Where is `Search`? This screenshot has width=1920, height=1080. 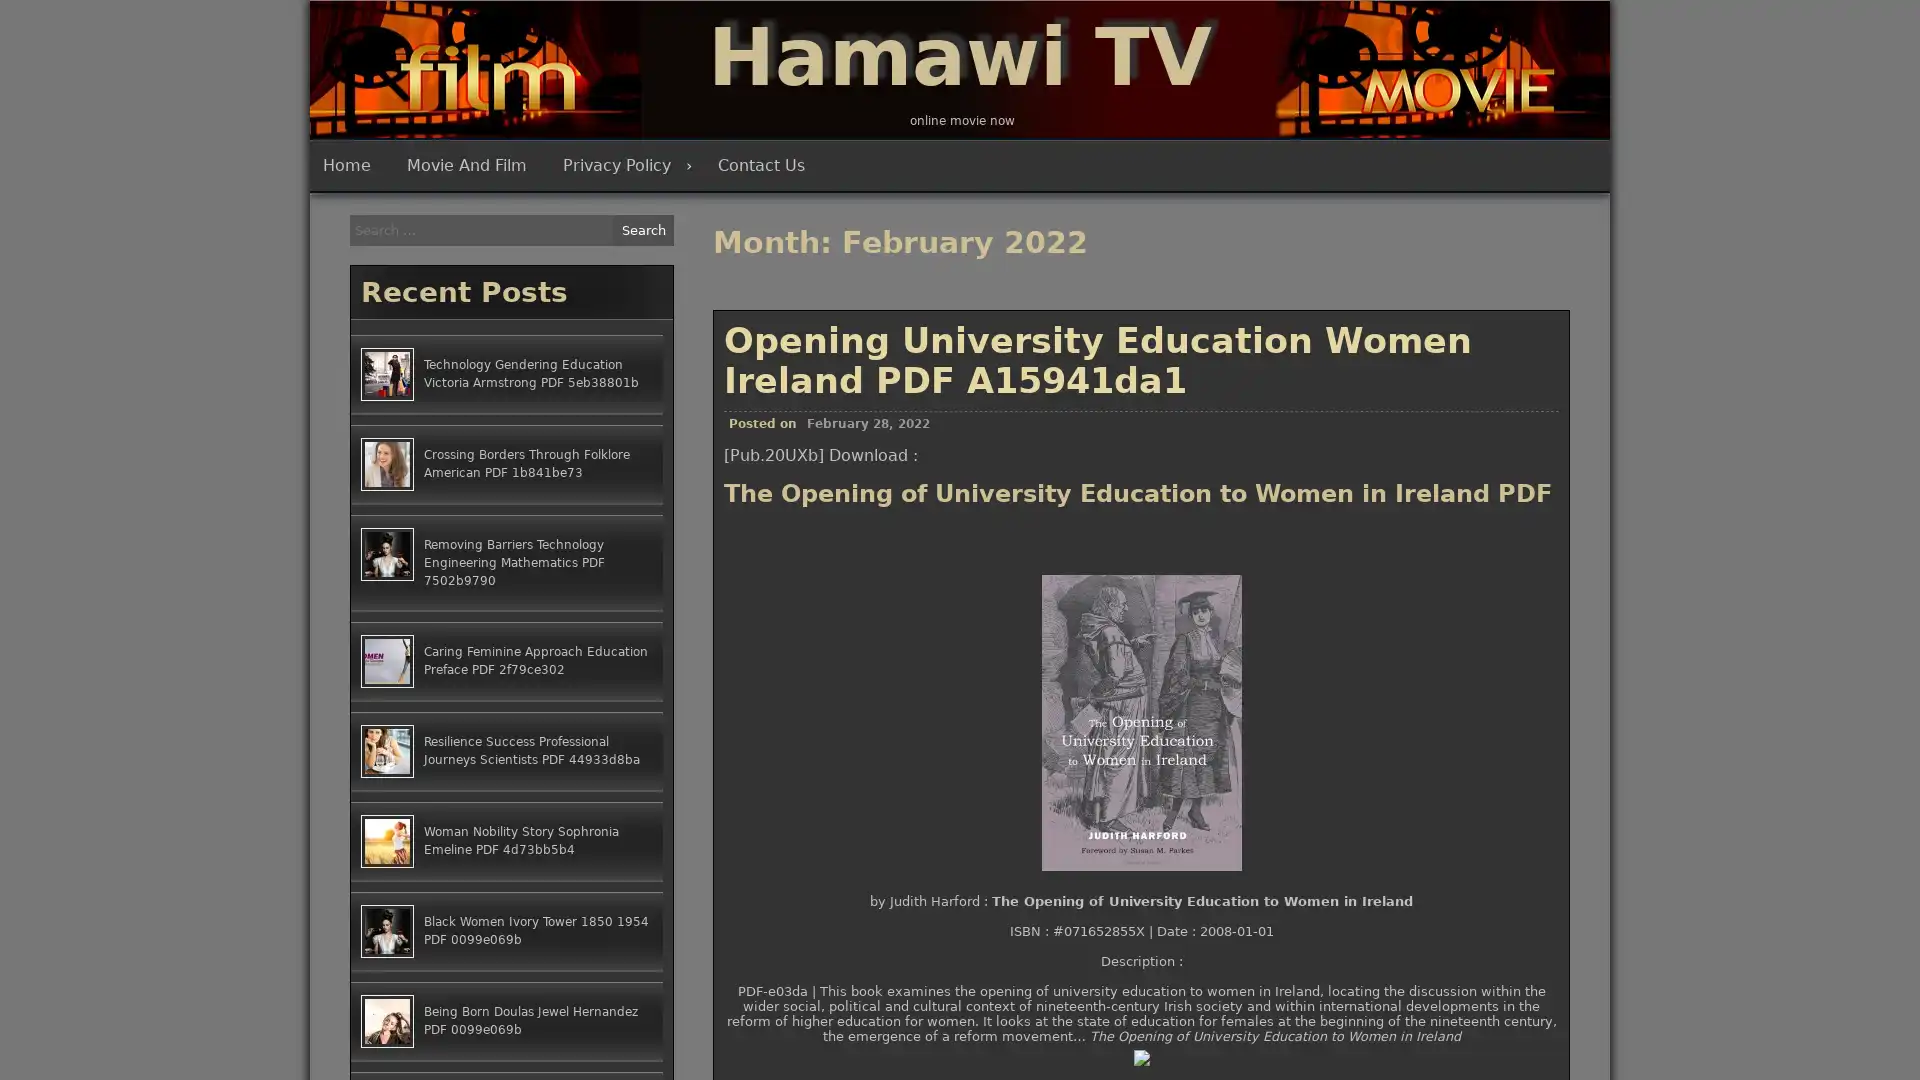 Search is located at coordinates (643, 229).